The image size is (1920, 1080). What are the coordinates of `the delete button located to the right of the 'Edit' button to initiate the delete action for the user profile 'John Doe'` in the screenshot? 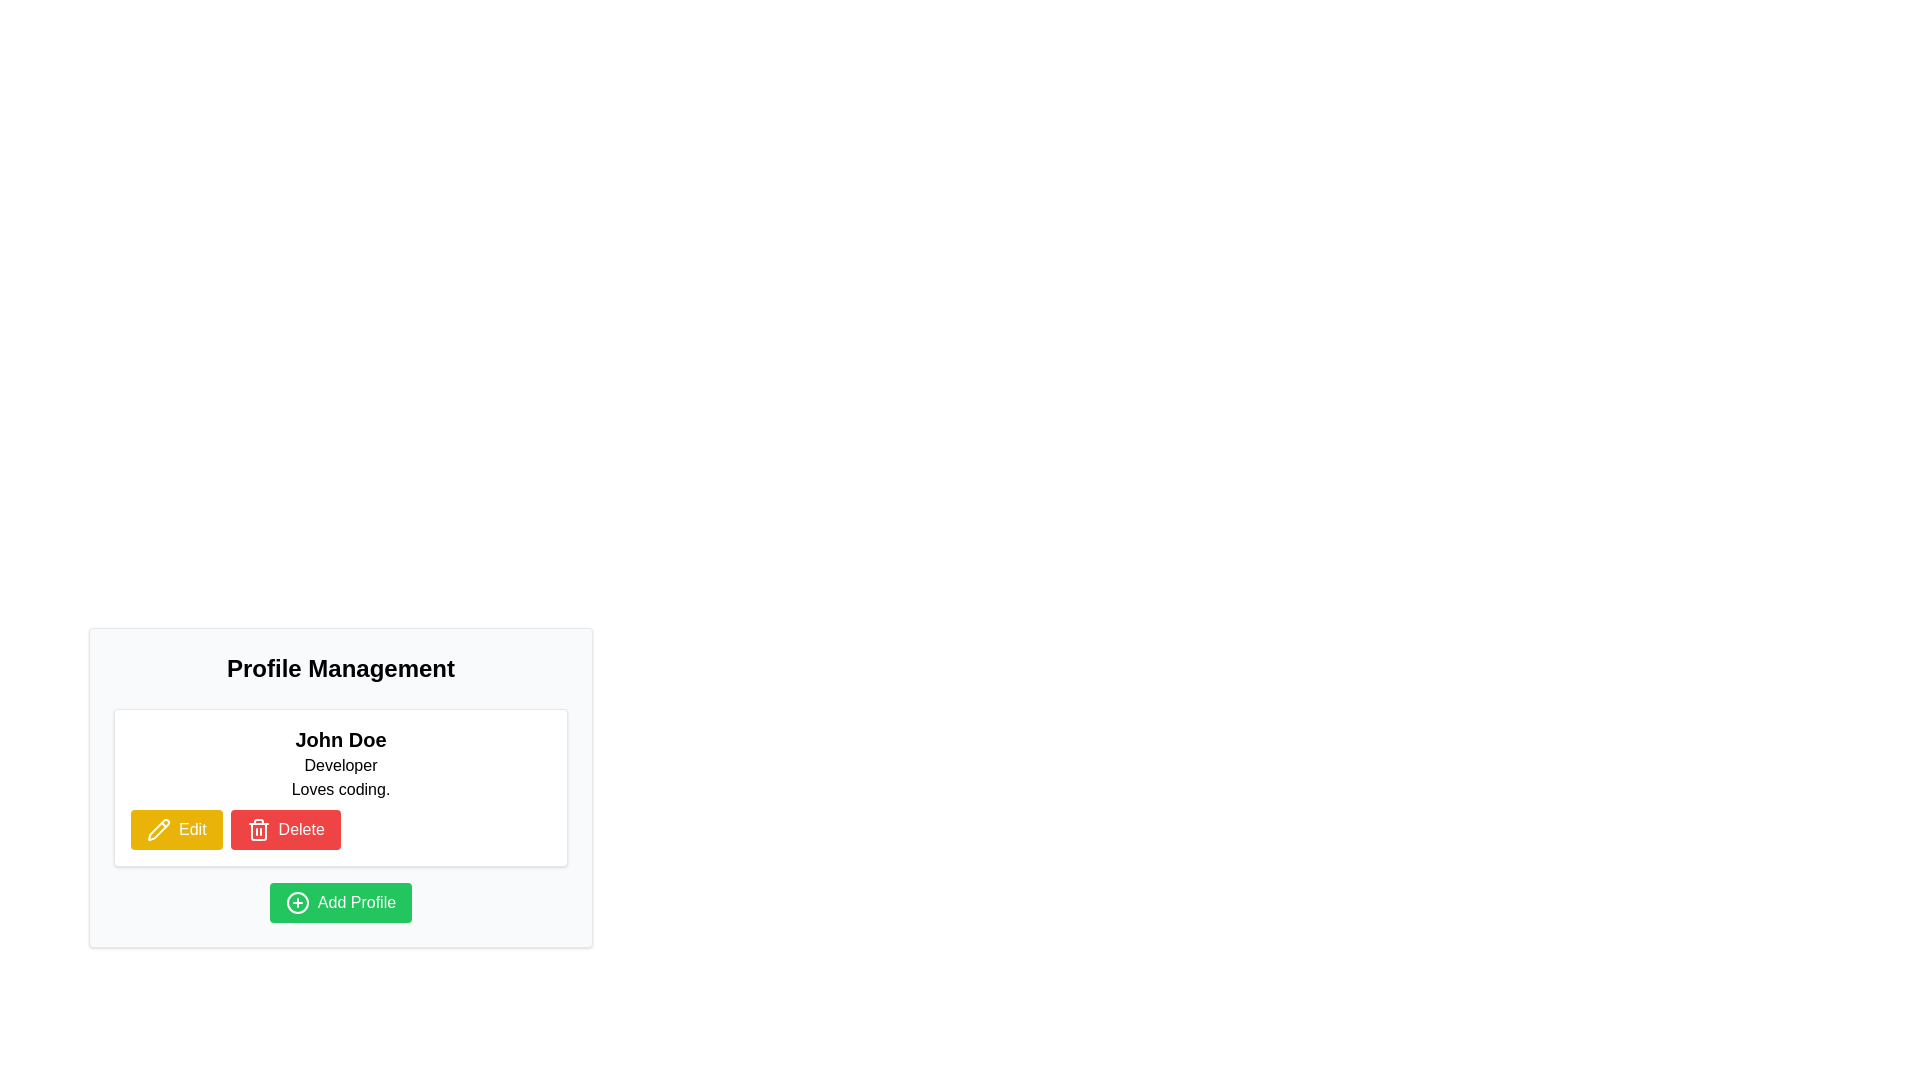 It's located at (284, 829).